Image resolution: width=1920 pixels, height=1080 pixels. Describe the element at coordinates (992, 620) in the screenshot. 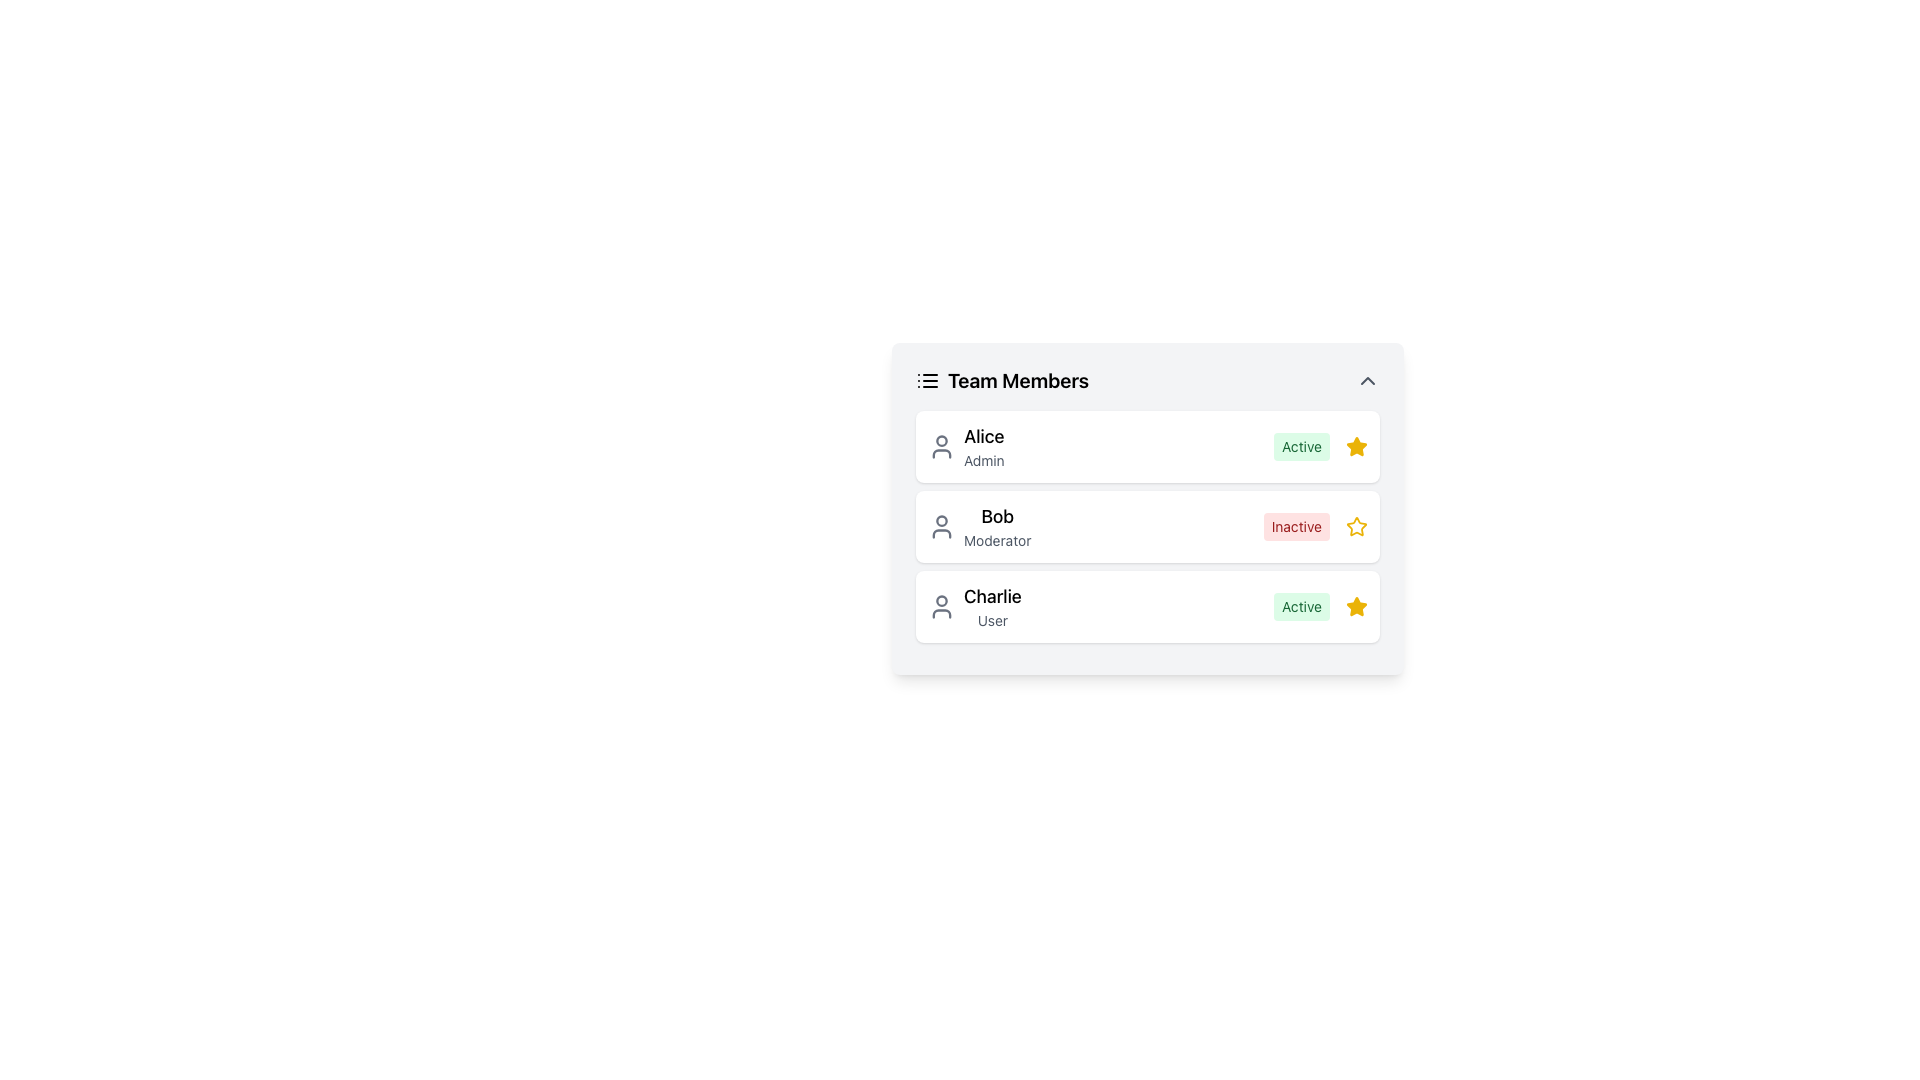

I see `the Text Label indicating the role or designation of the user 'Charlie' in the Team Members list, located in the third row below the text 'Charlie'` at that location.